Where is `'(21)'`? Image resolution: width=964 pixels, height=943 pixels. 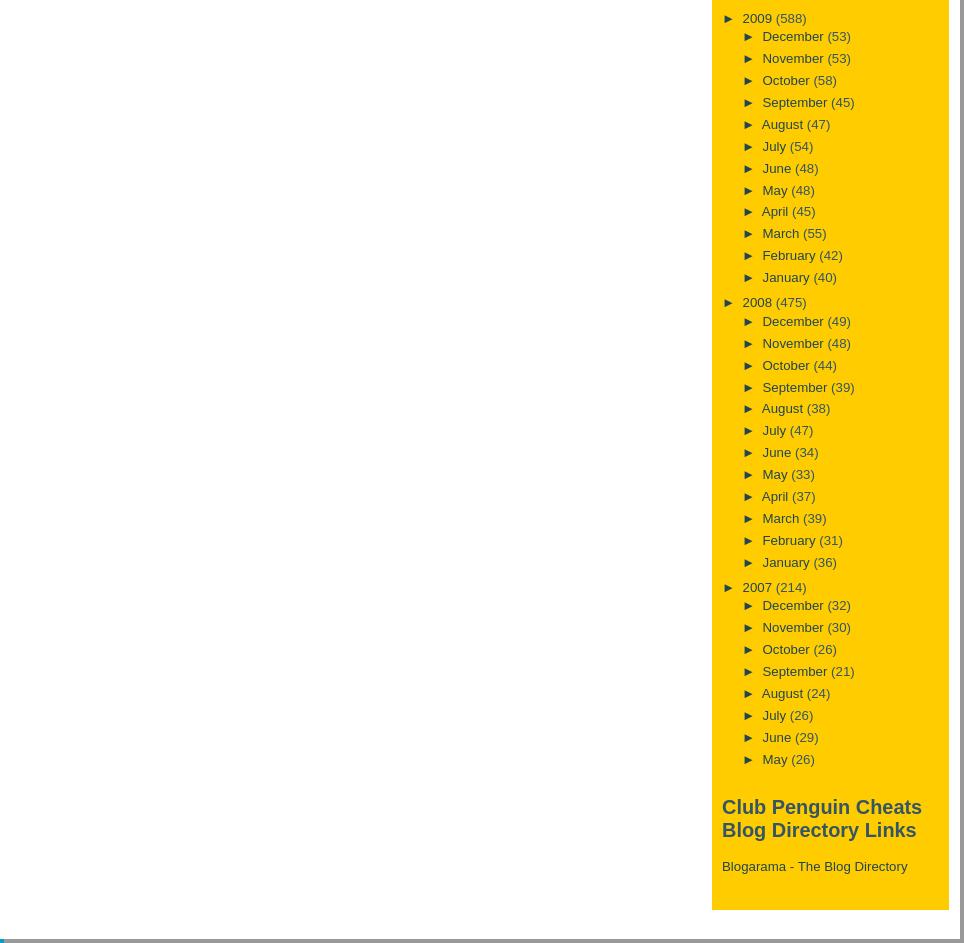 '(21)' is located at coordinates (841, 671).